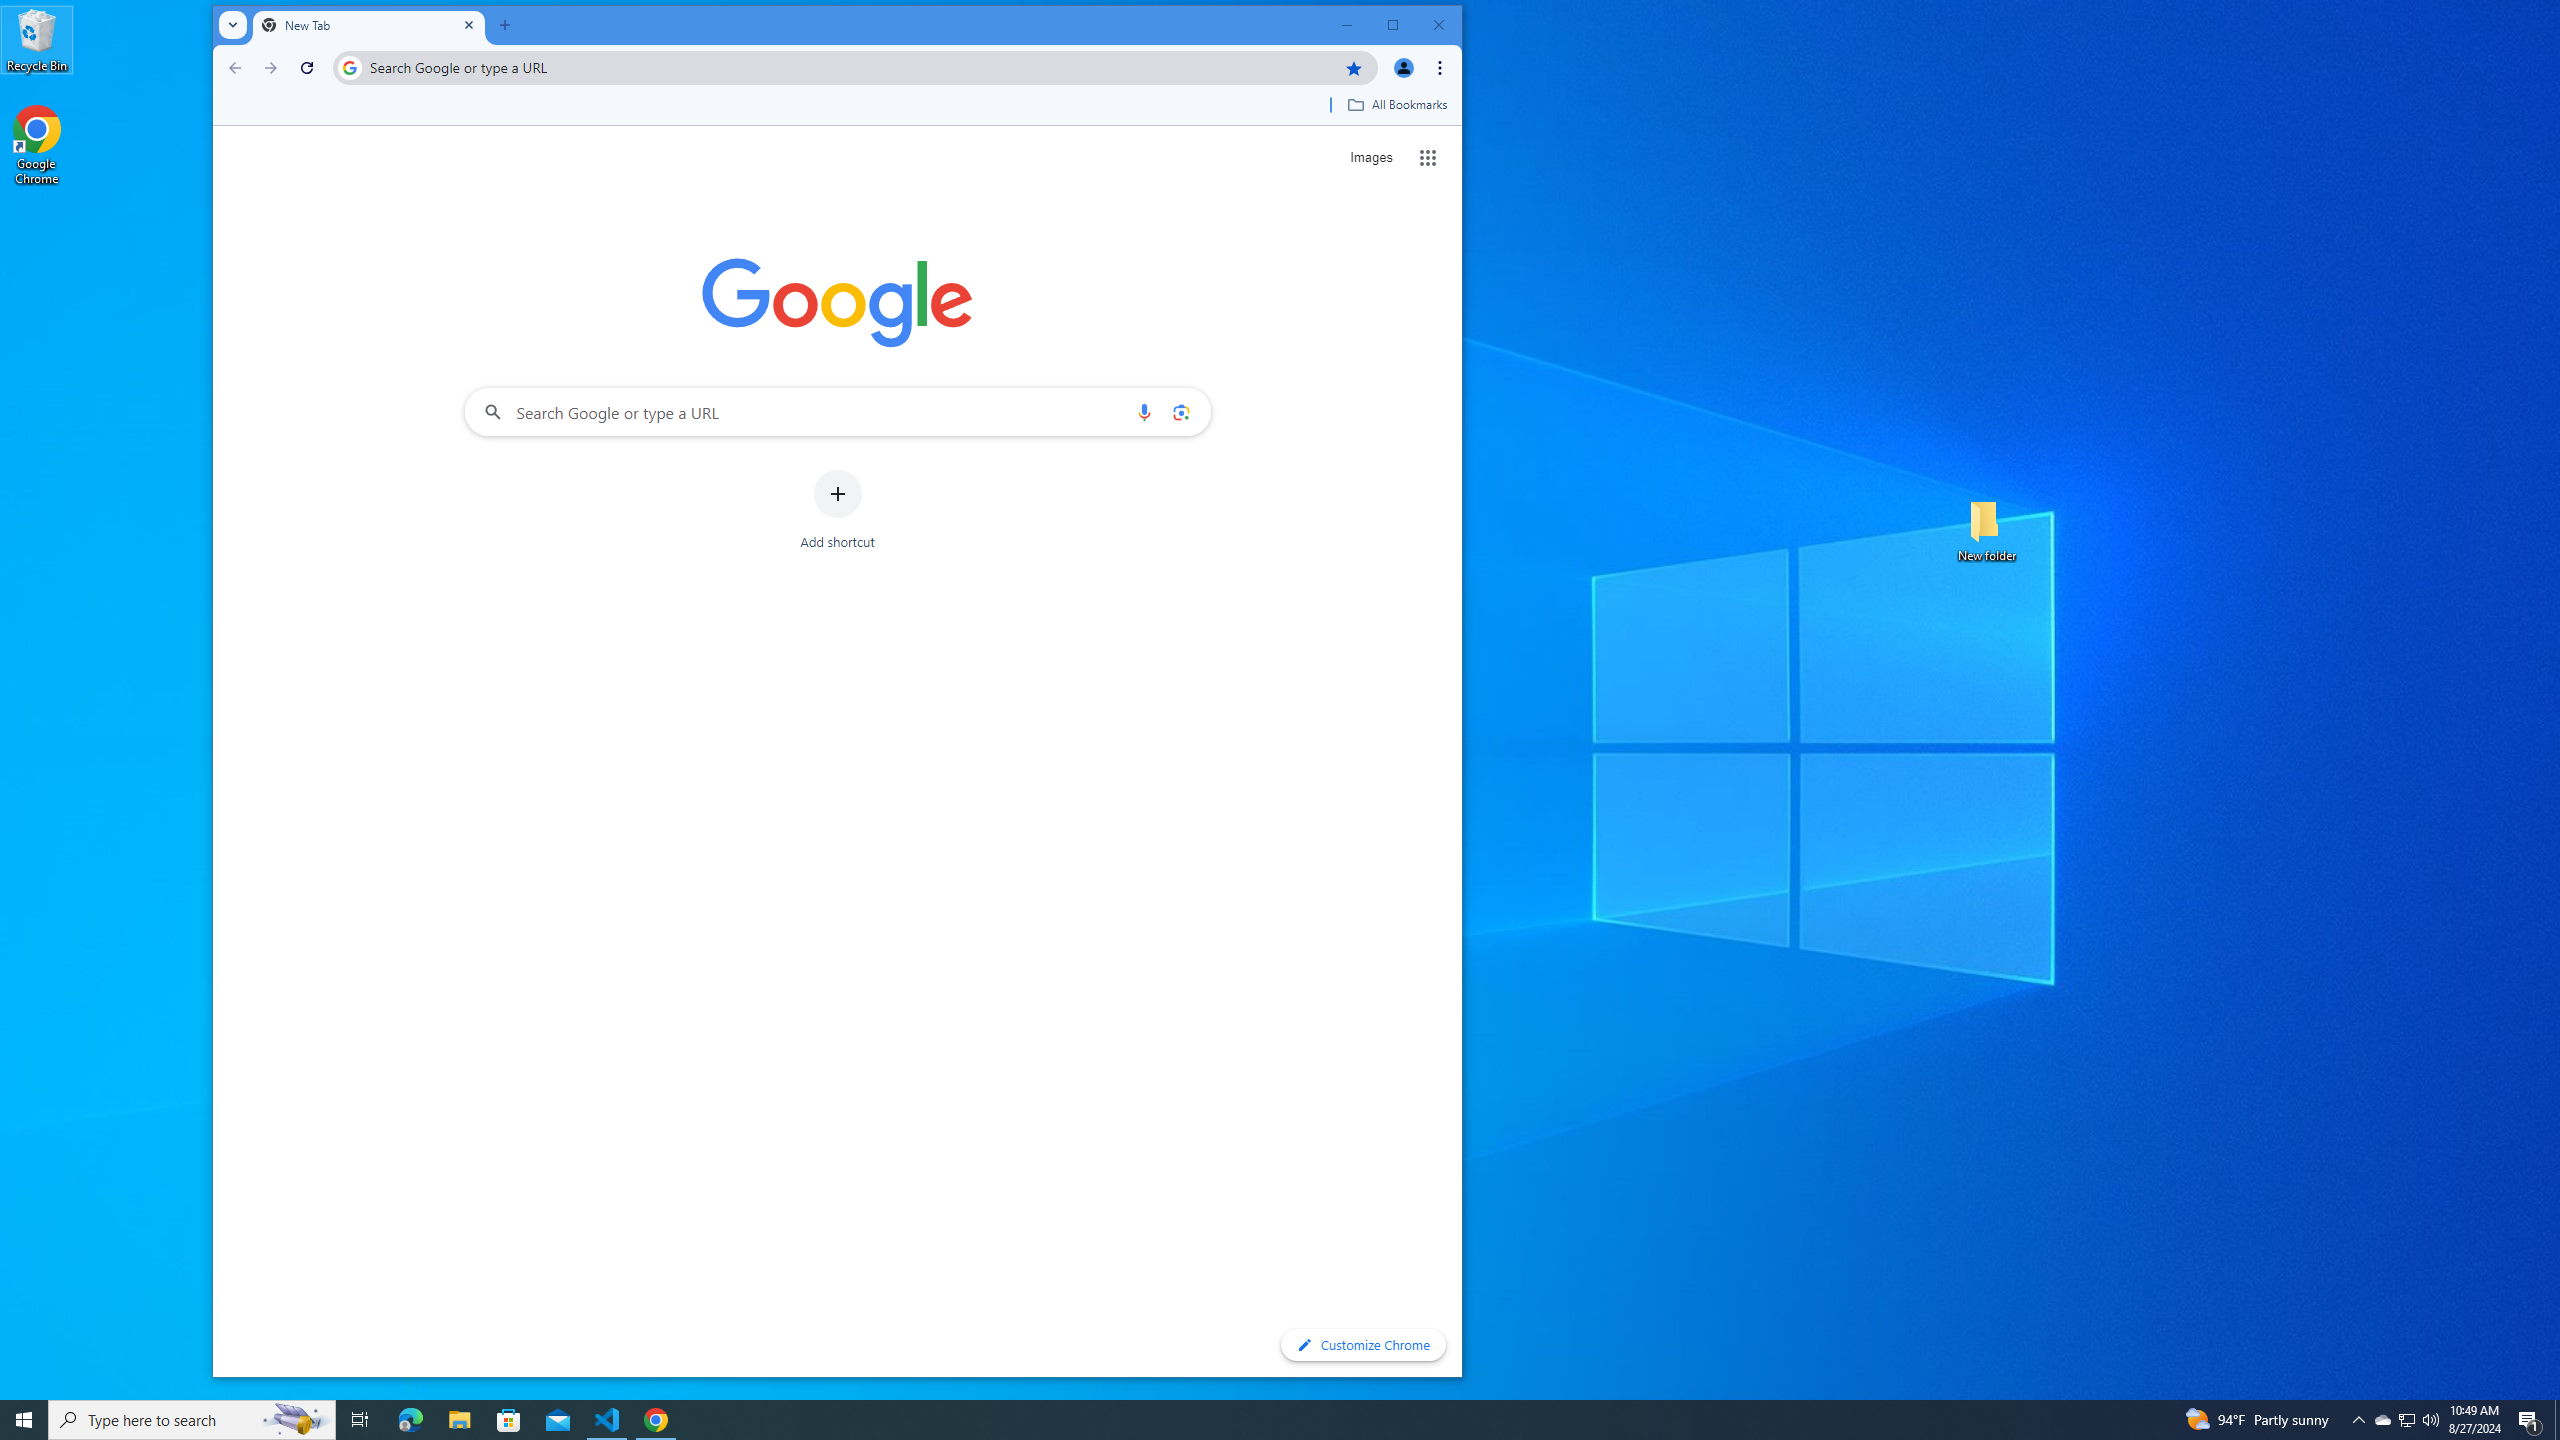  I want to click on 'Recycle Bin', so click(36, 38).